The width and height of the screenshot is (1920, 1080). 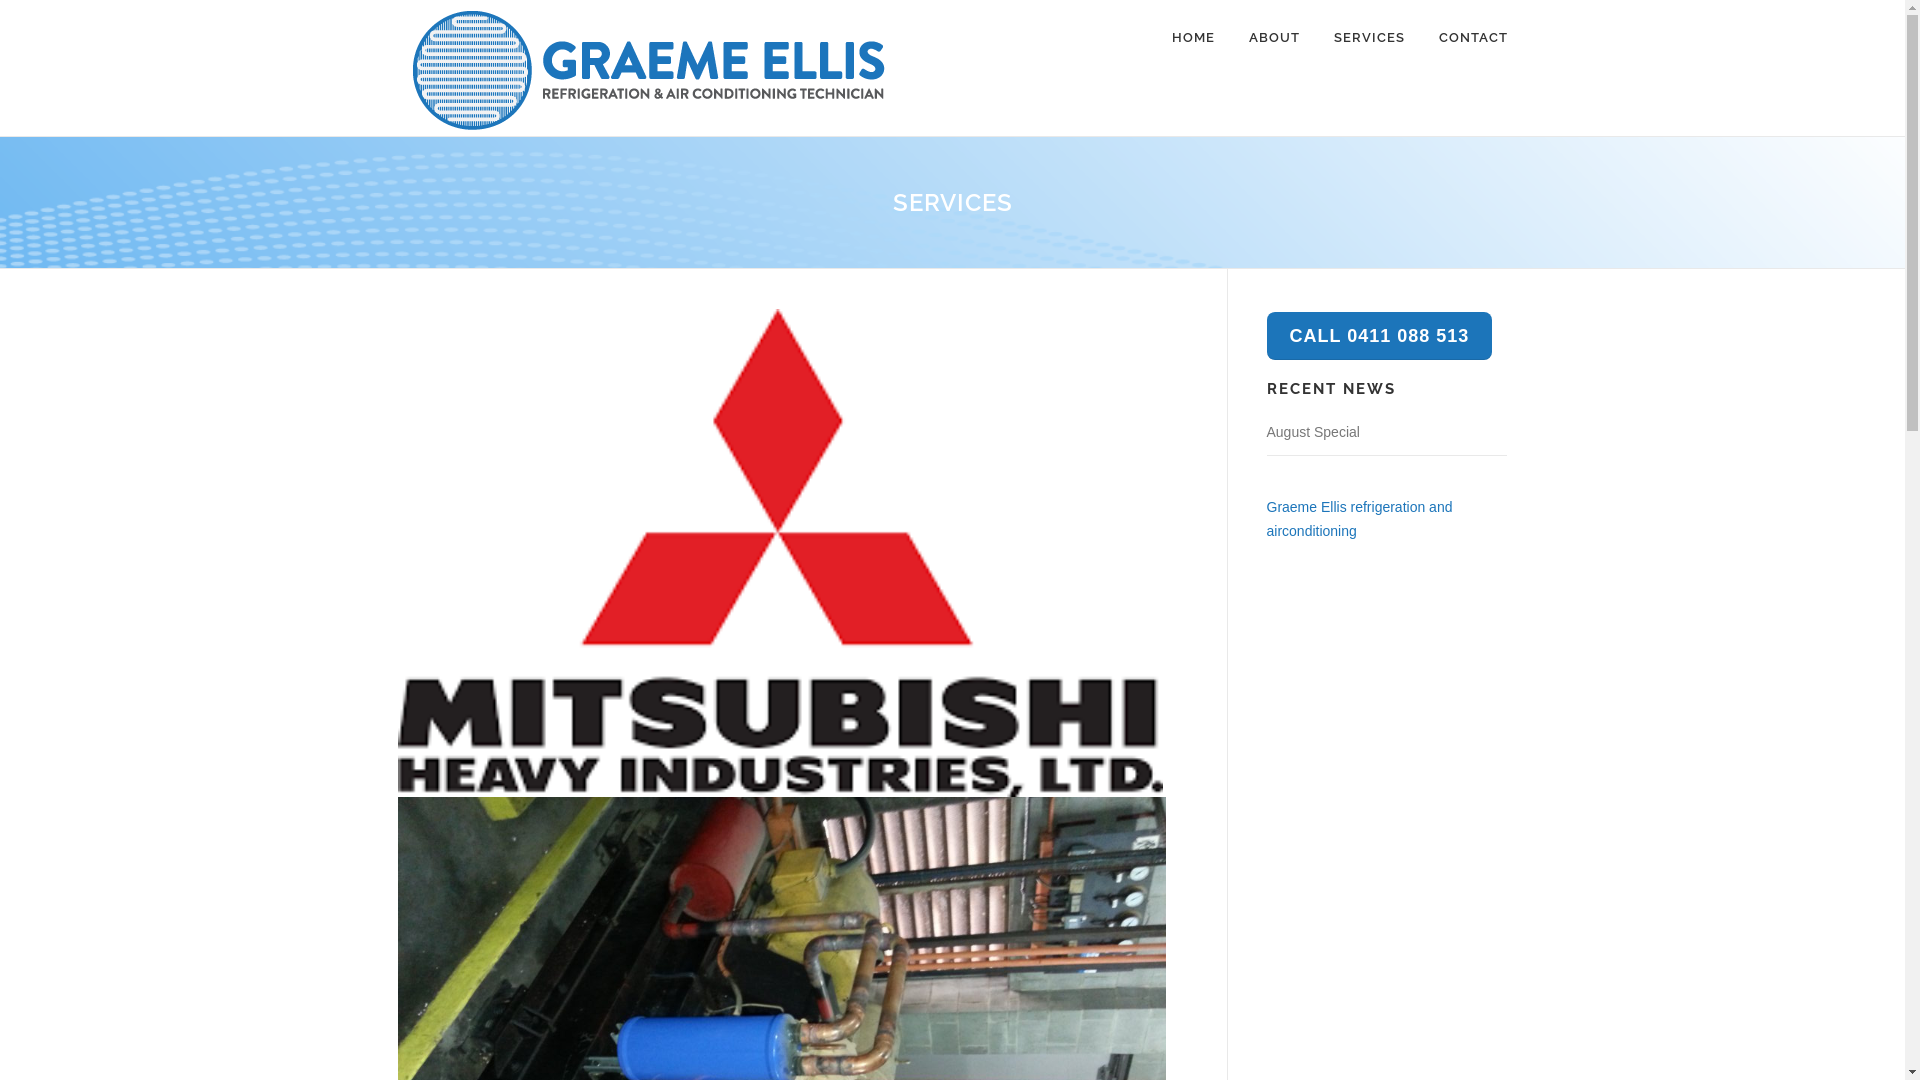 I want to click on 'HOME', so click(x=1192, y=37).